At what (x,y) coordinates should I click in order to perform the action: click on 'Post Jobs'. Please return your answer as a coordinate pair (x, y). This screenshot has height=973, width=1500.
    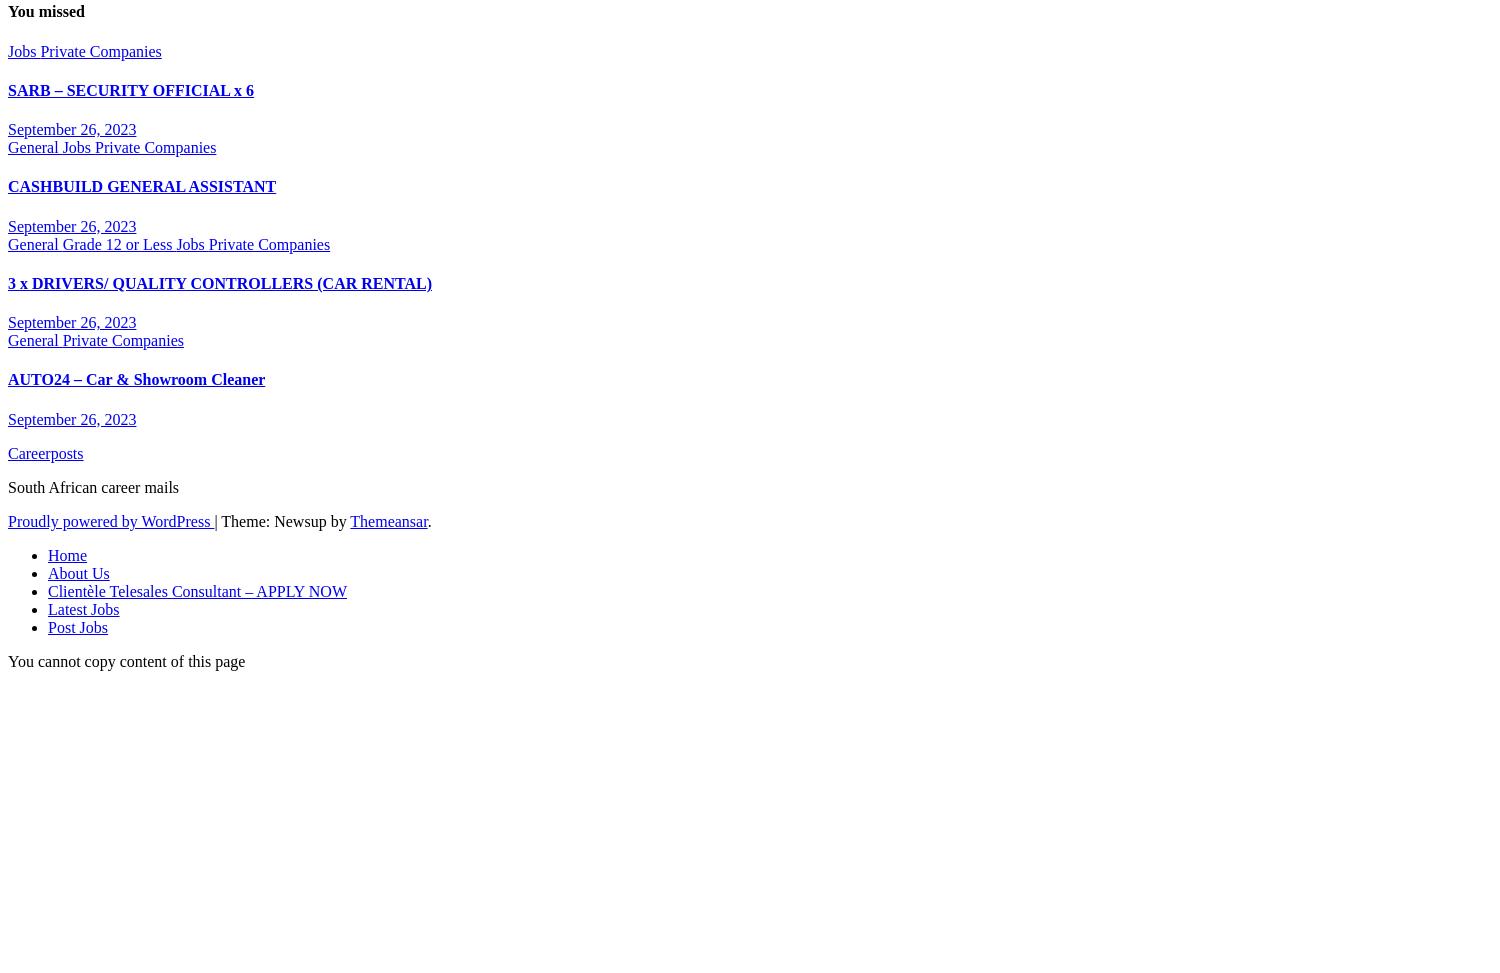
    Looking at the image, I should click on (77, 626).